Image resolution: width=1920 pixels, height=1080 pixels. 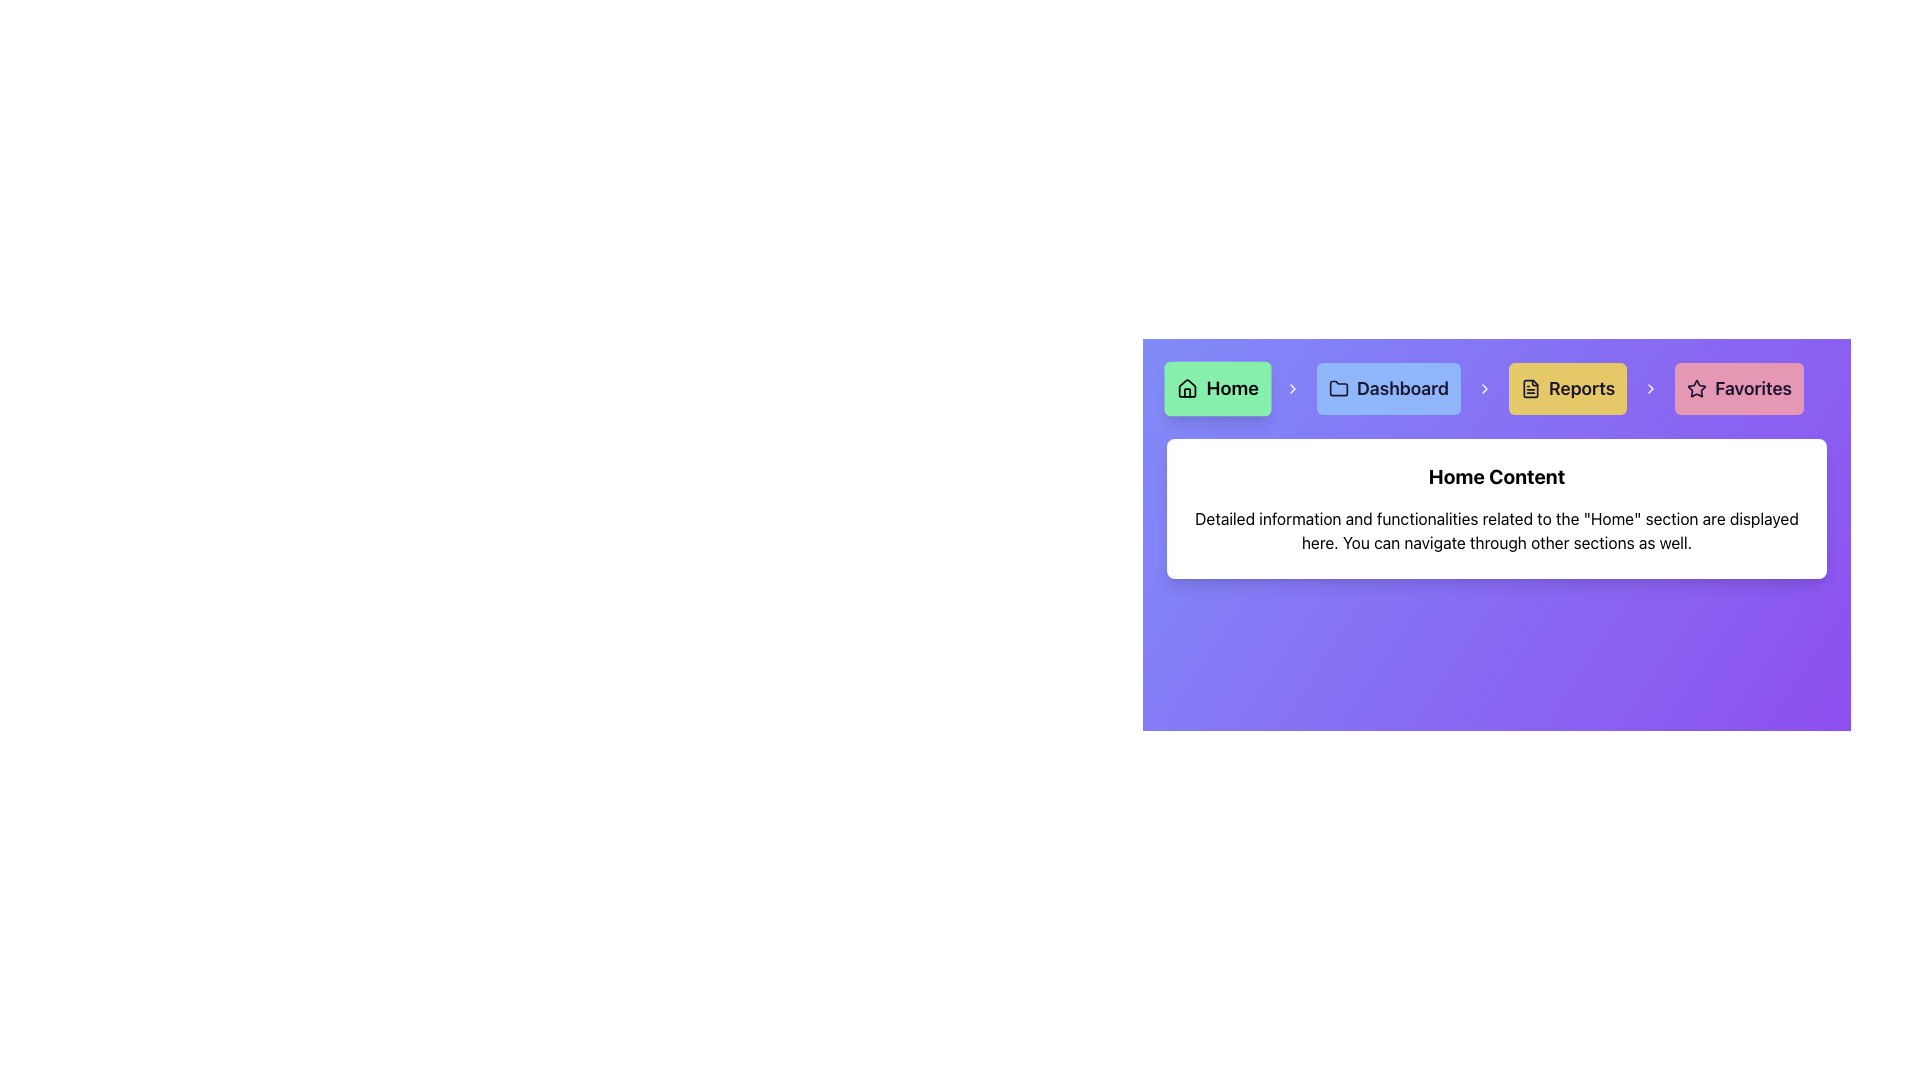 I want to click on the folder icon within the blue 'Dashboard' button in the horizontal navigation bar, which is styled with a rounded outline and minimalistic design, so click(x=1339, y=389).